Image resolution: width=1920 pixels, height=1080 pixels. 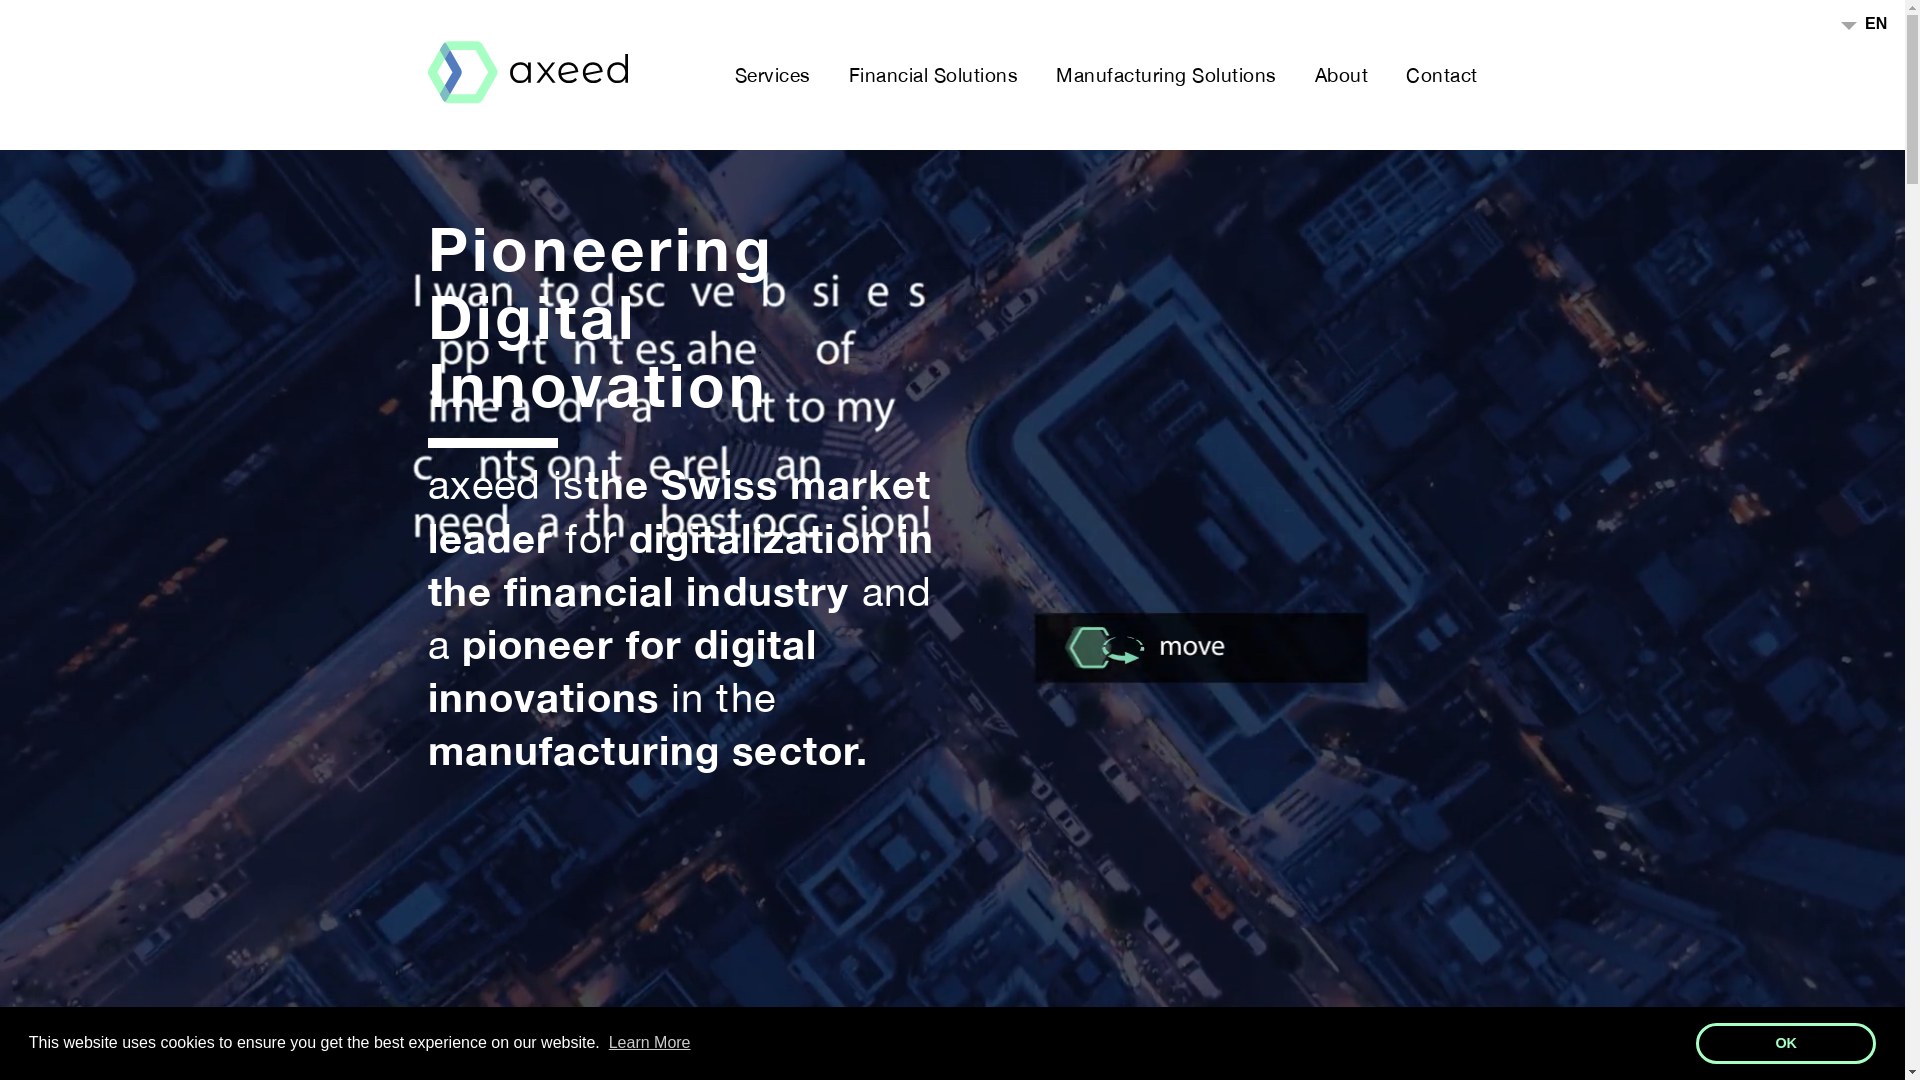 I want to click on 'Financial Solutions', so click(x=931, y=73).